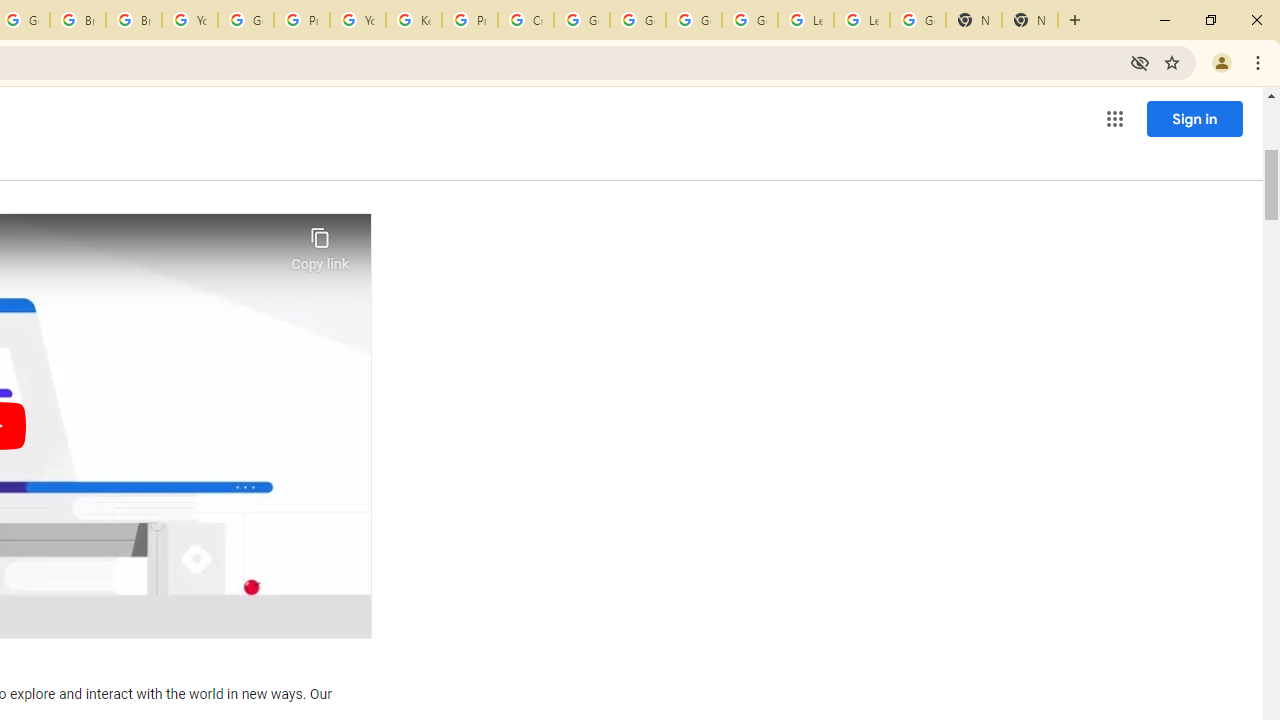 This screenshot has width=1280, height=720. I want to click on 'Copy link', so click(320, 243).